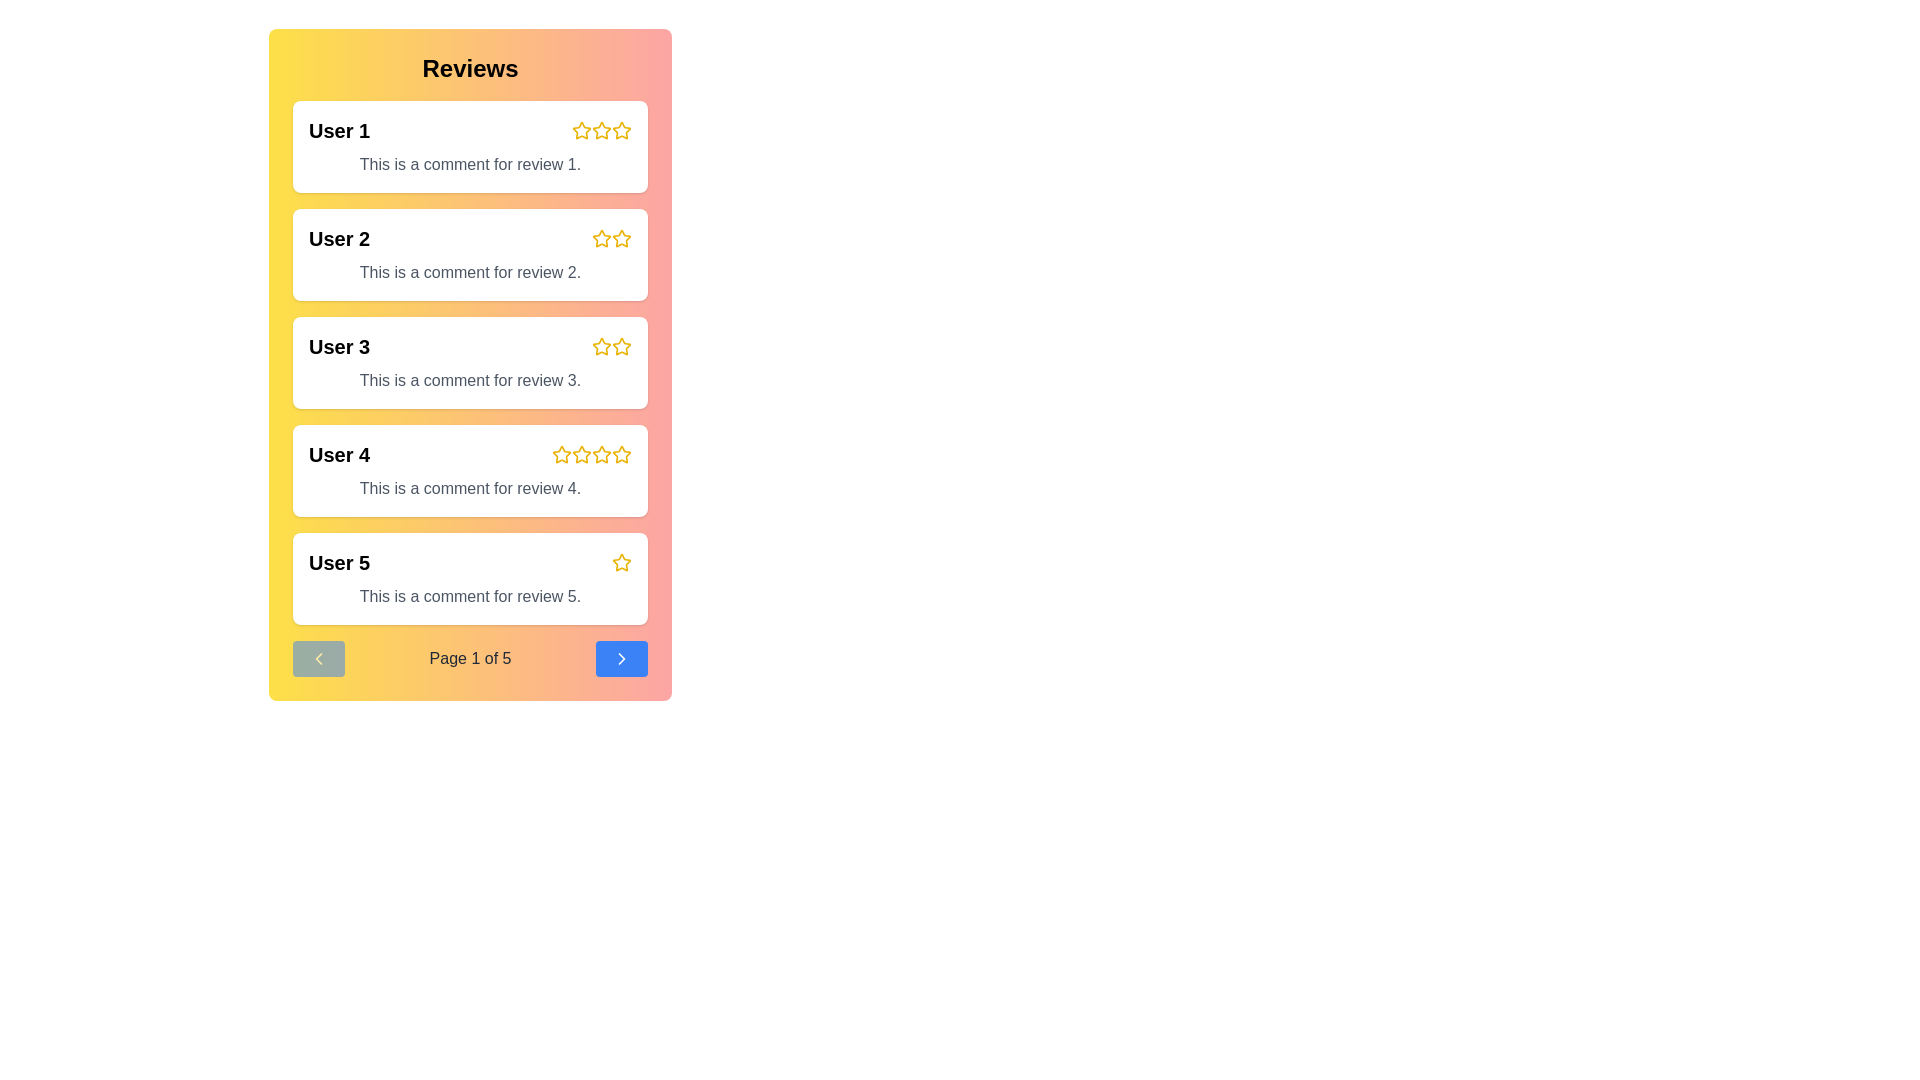 The image size is (1920, 1080). Describe the element at coordinates (469, 164) in the screenshot. I see `text displayed in the Label that shows the user comment associated with the first review item in the 'Reviews' section, positioned below 'User 1'` at that location.